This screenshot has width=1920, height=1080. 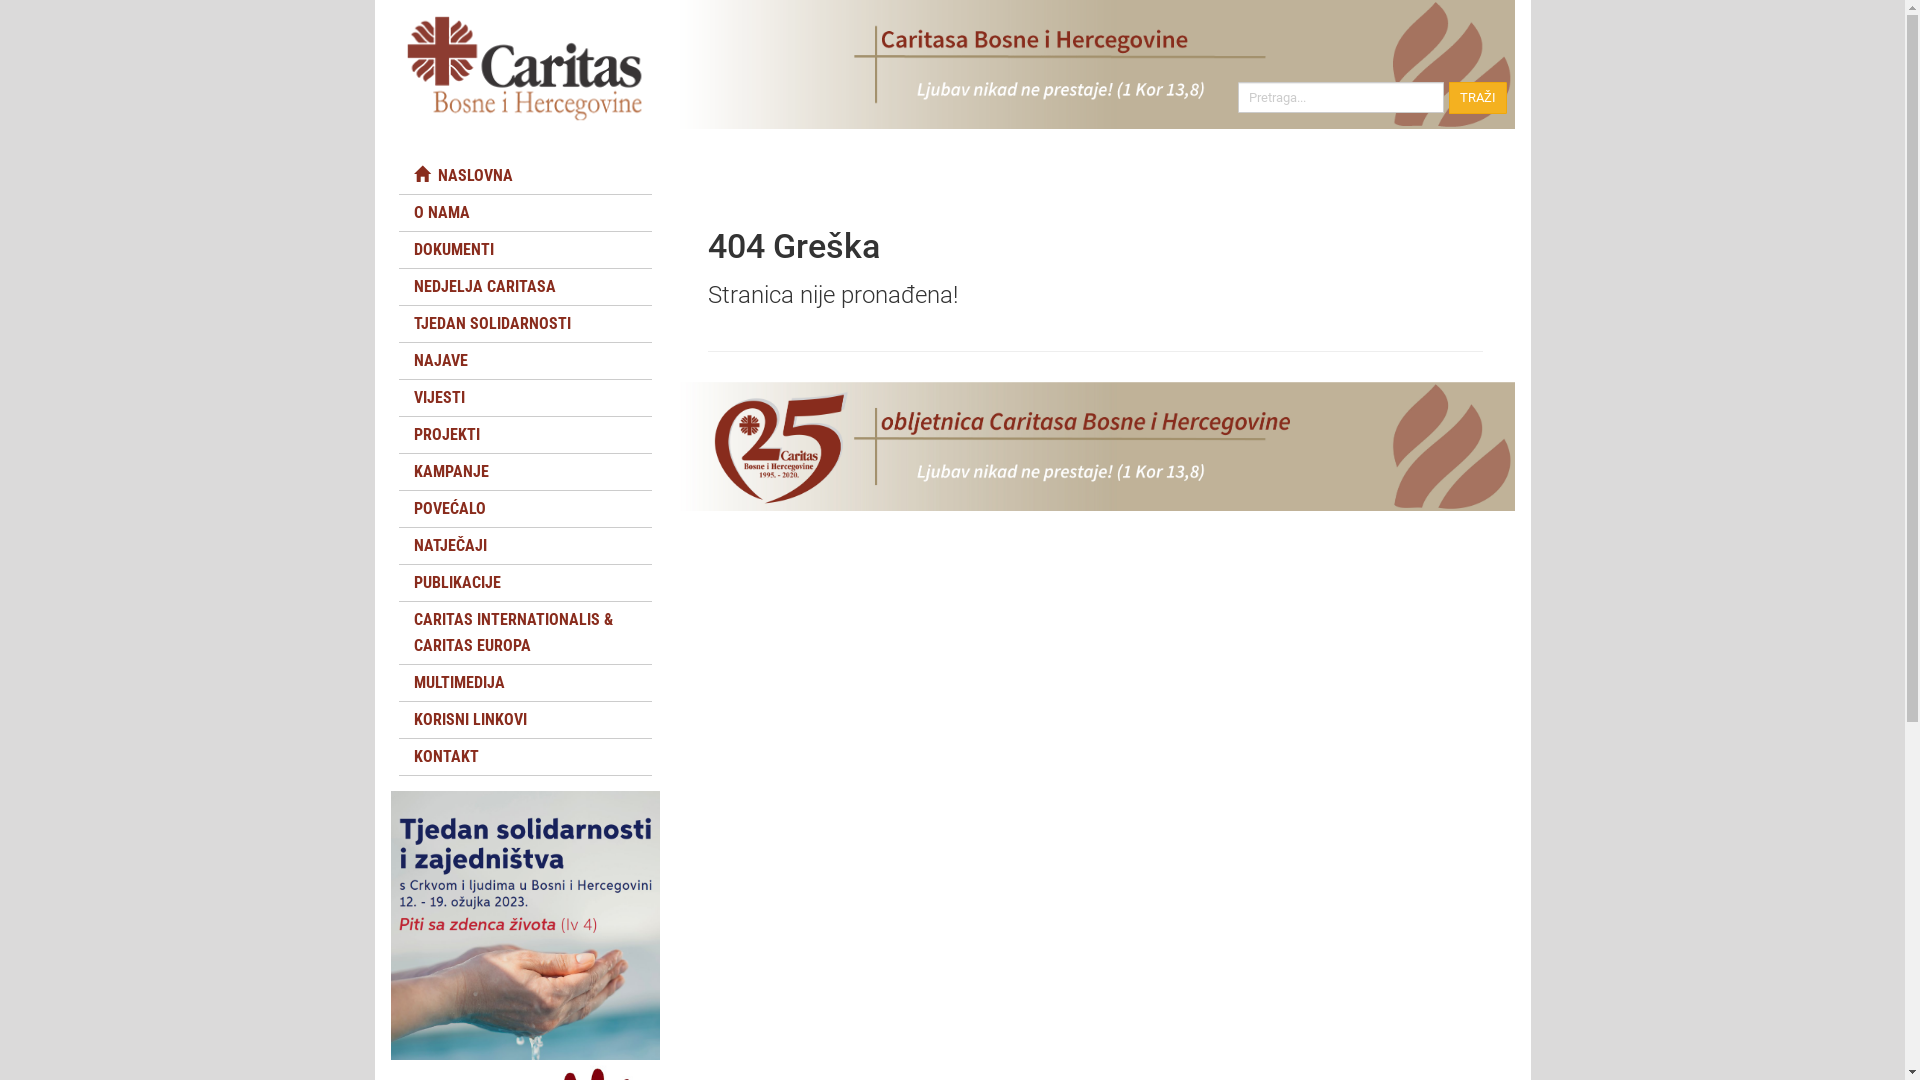 I want to click on 'PUBLIKACIJE', so click(x=524, y=582).